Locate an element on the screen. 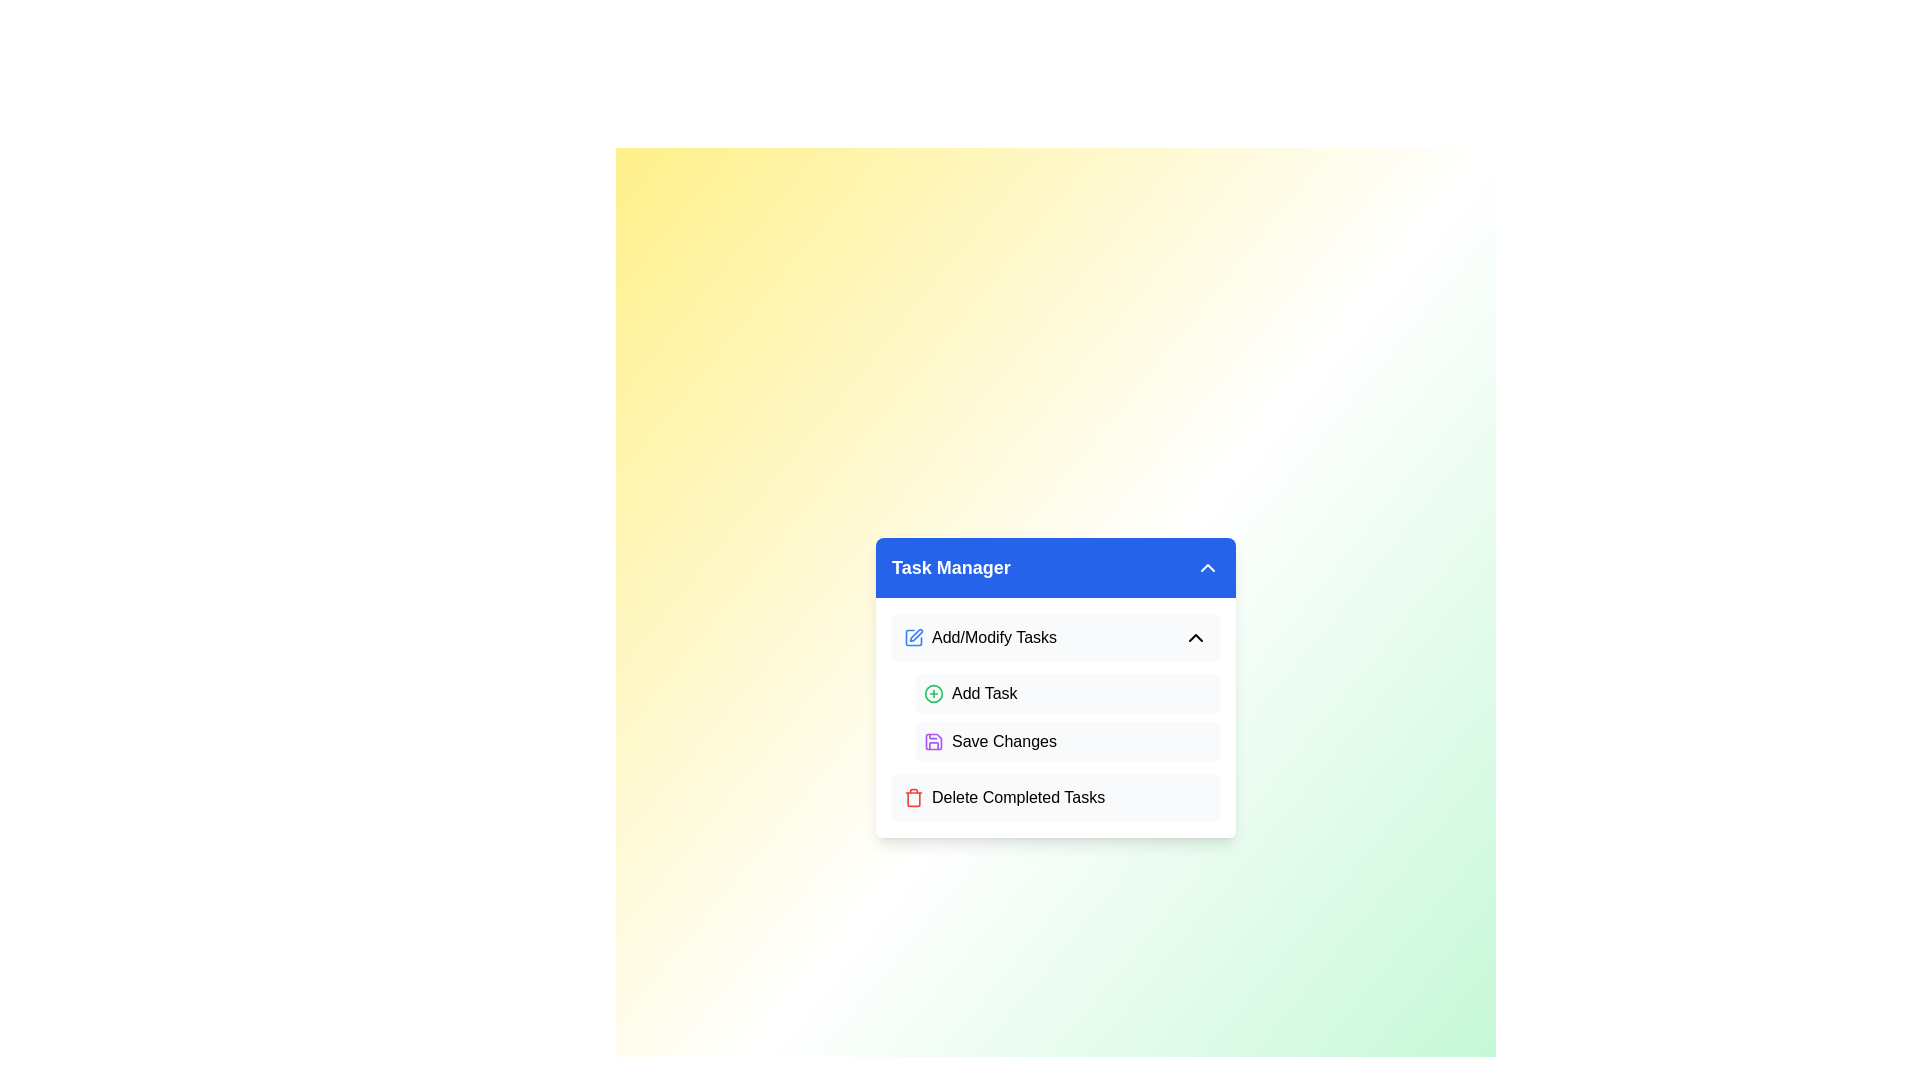  the text label displaying 'Add Task' which is part of a button-like interactive unit located in the 'Task Manager' panel is located at coordinates (984, 693).